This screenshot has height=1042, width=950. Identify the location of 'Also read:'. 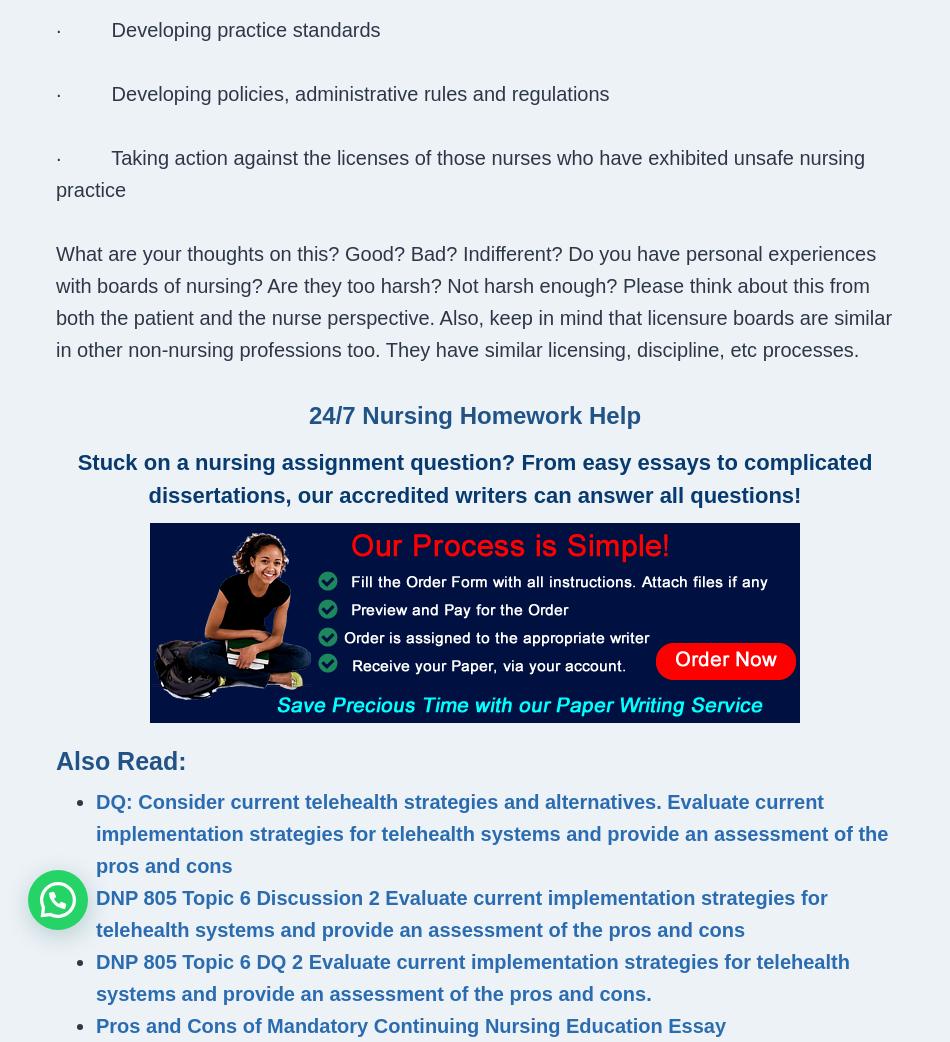
(121, 759).